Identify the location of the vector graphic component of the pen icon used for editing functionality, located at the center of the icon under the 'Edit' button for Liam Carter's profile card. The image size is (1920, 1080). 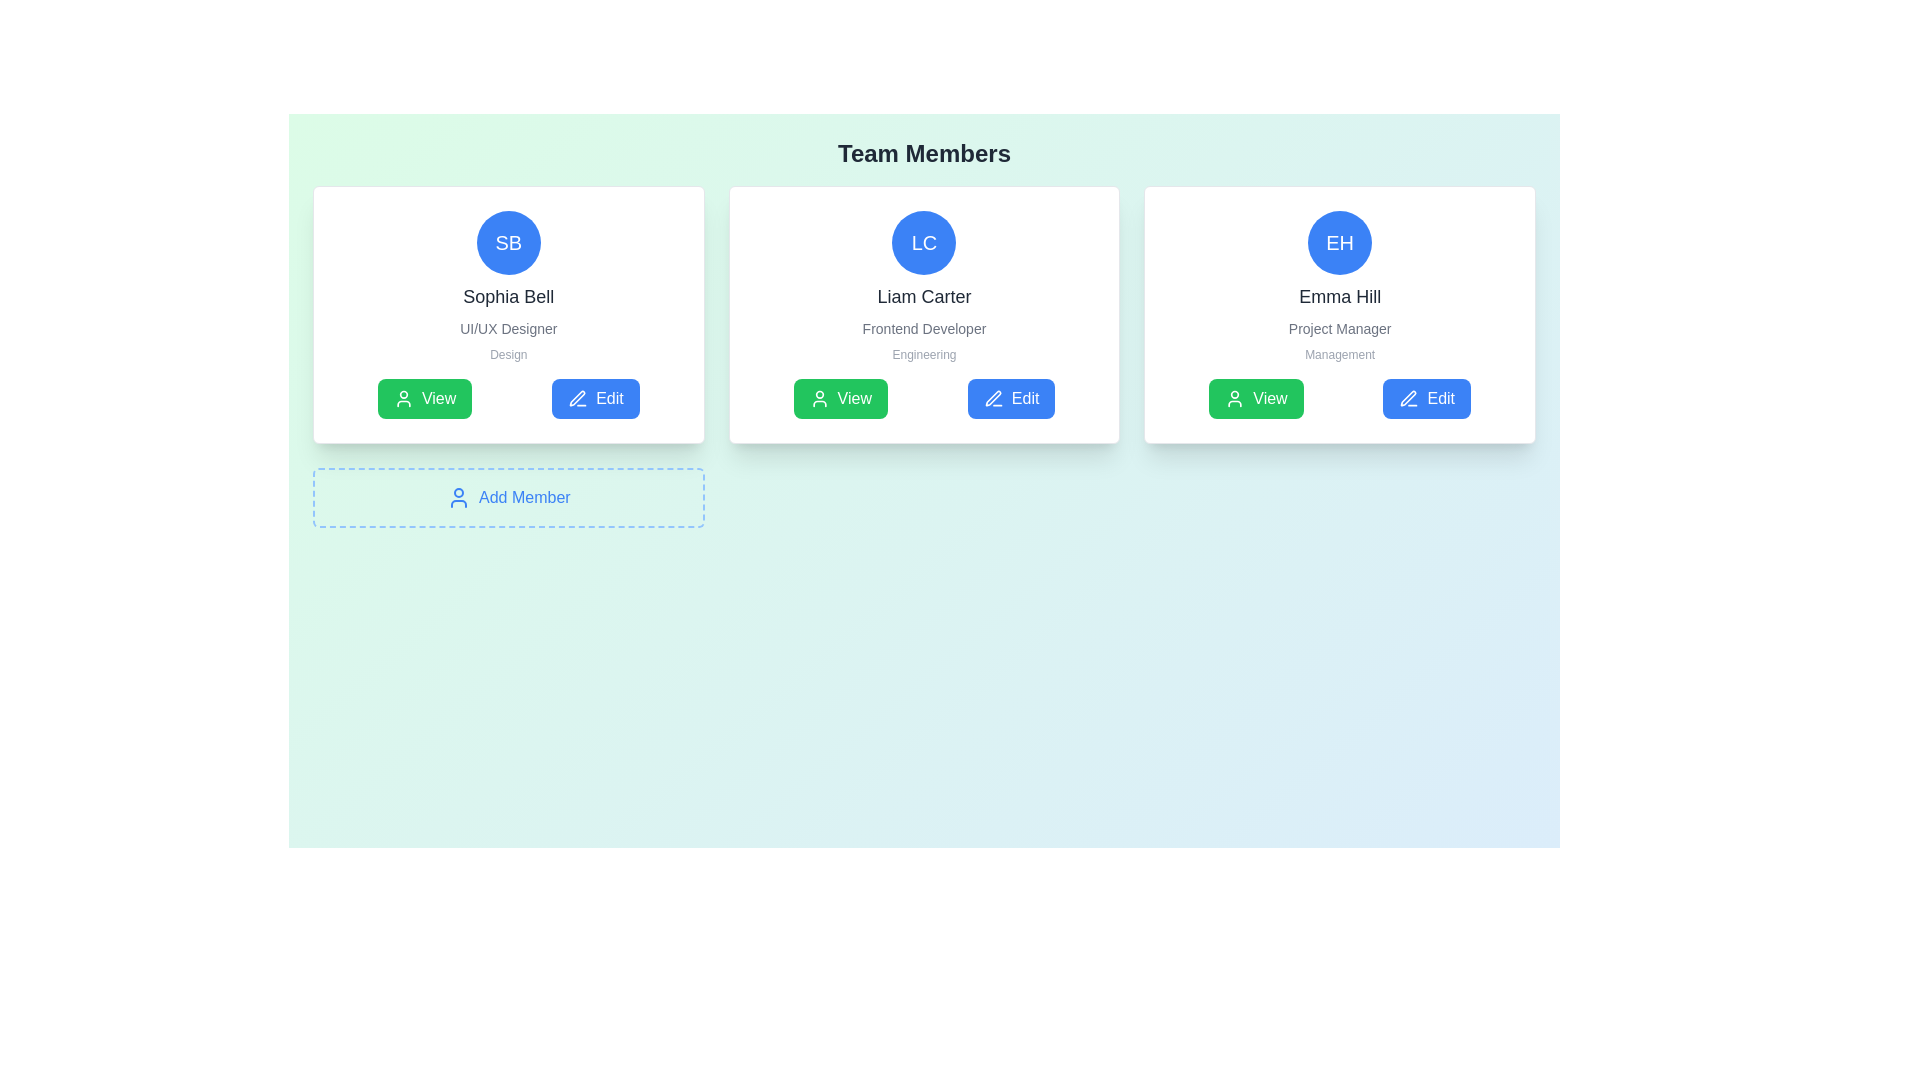
(576, 398).